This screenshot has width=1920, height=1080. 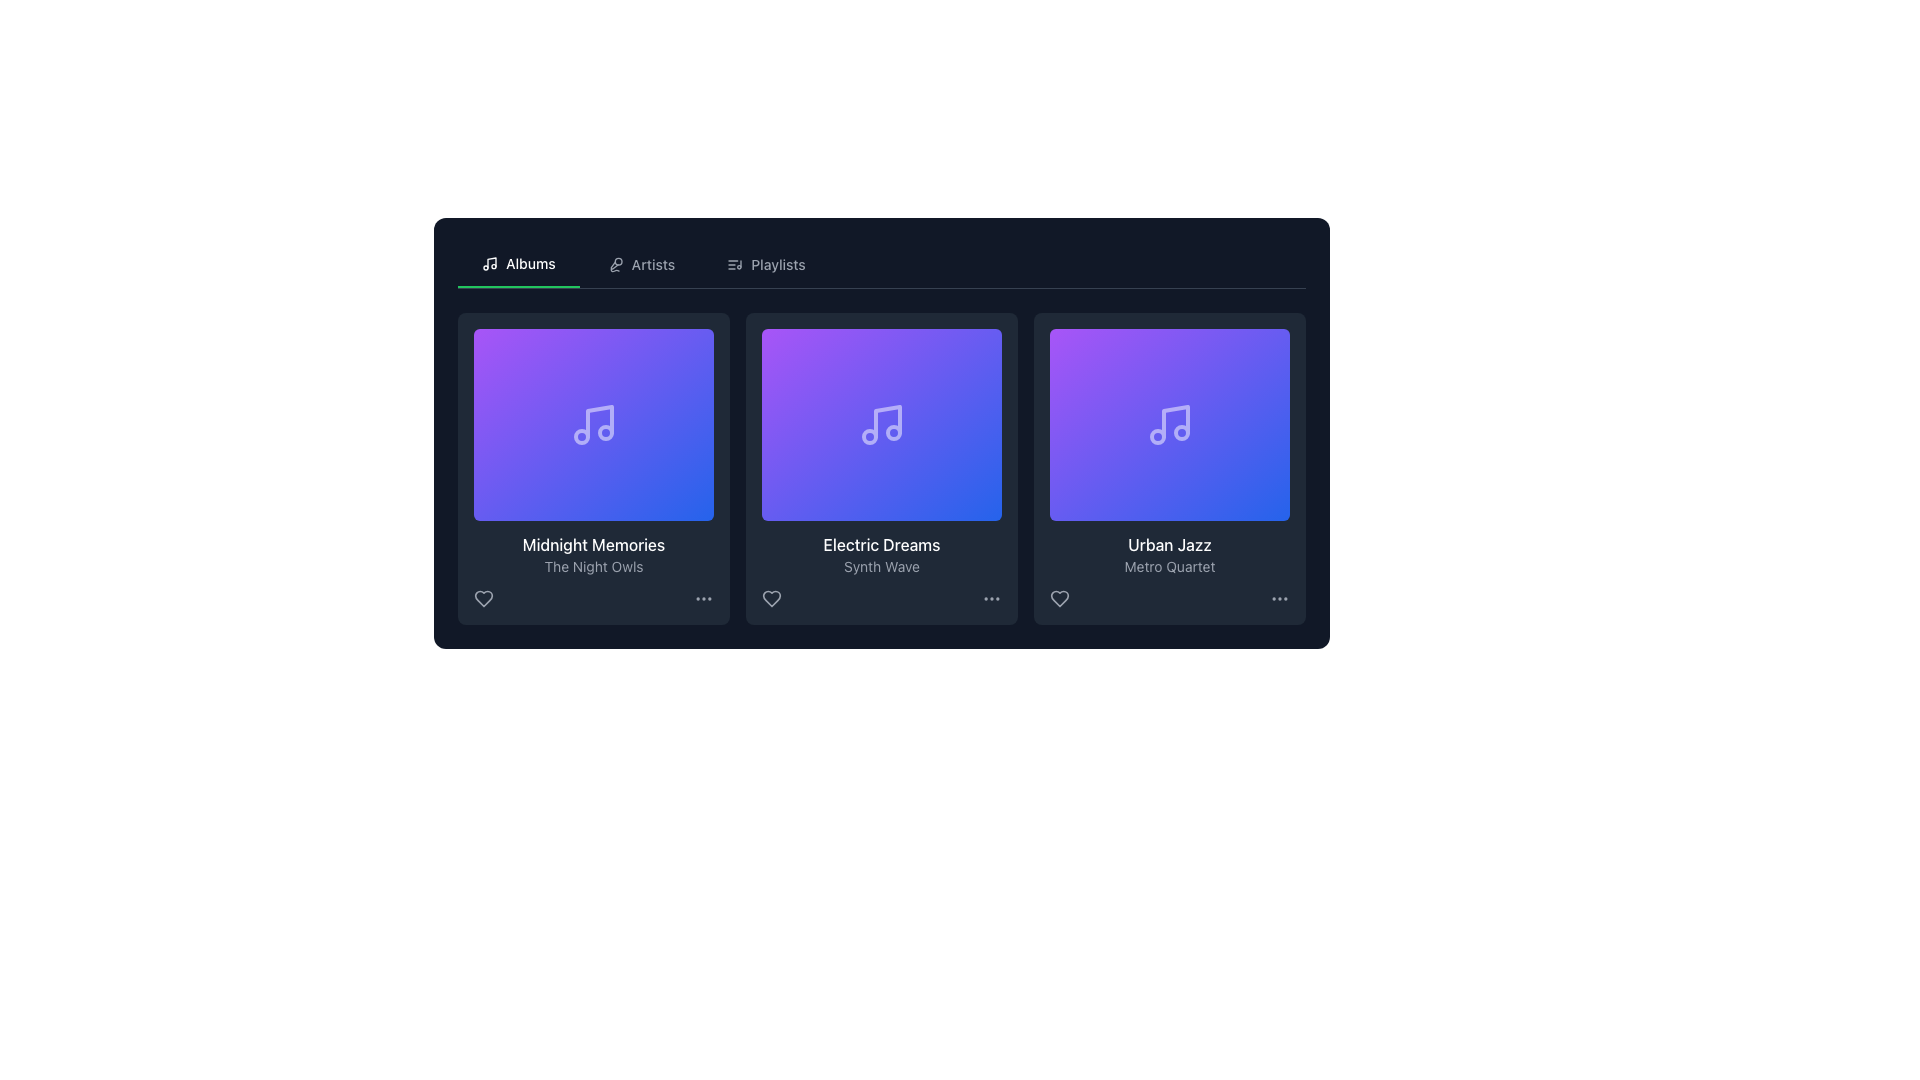 What do you see at coordinates (765, 264) in the screenshot?
I see `the 'Playlists' navigation menu item` at bounding box center [765, 264].